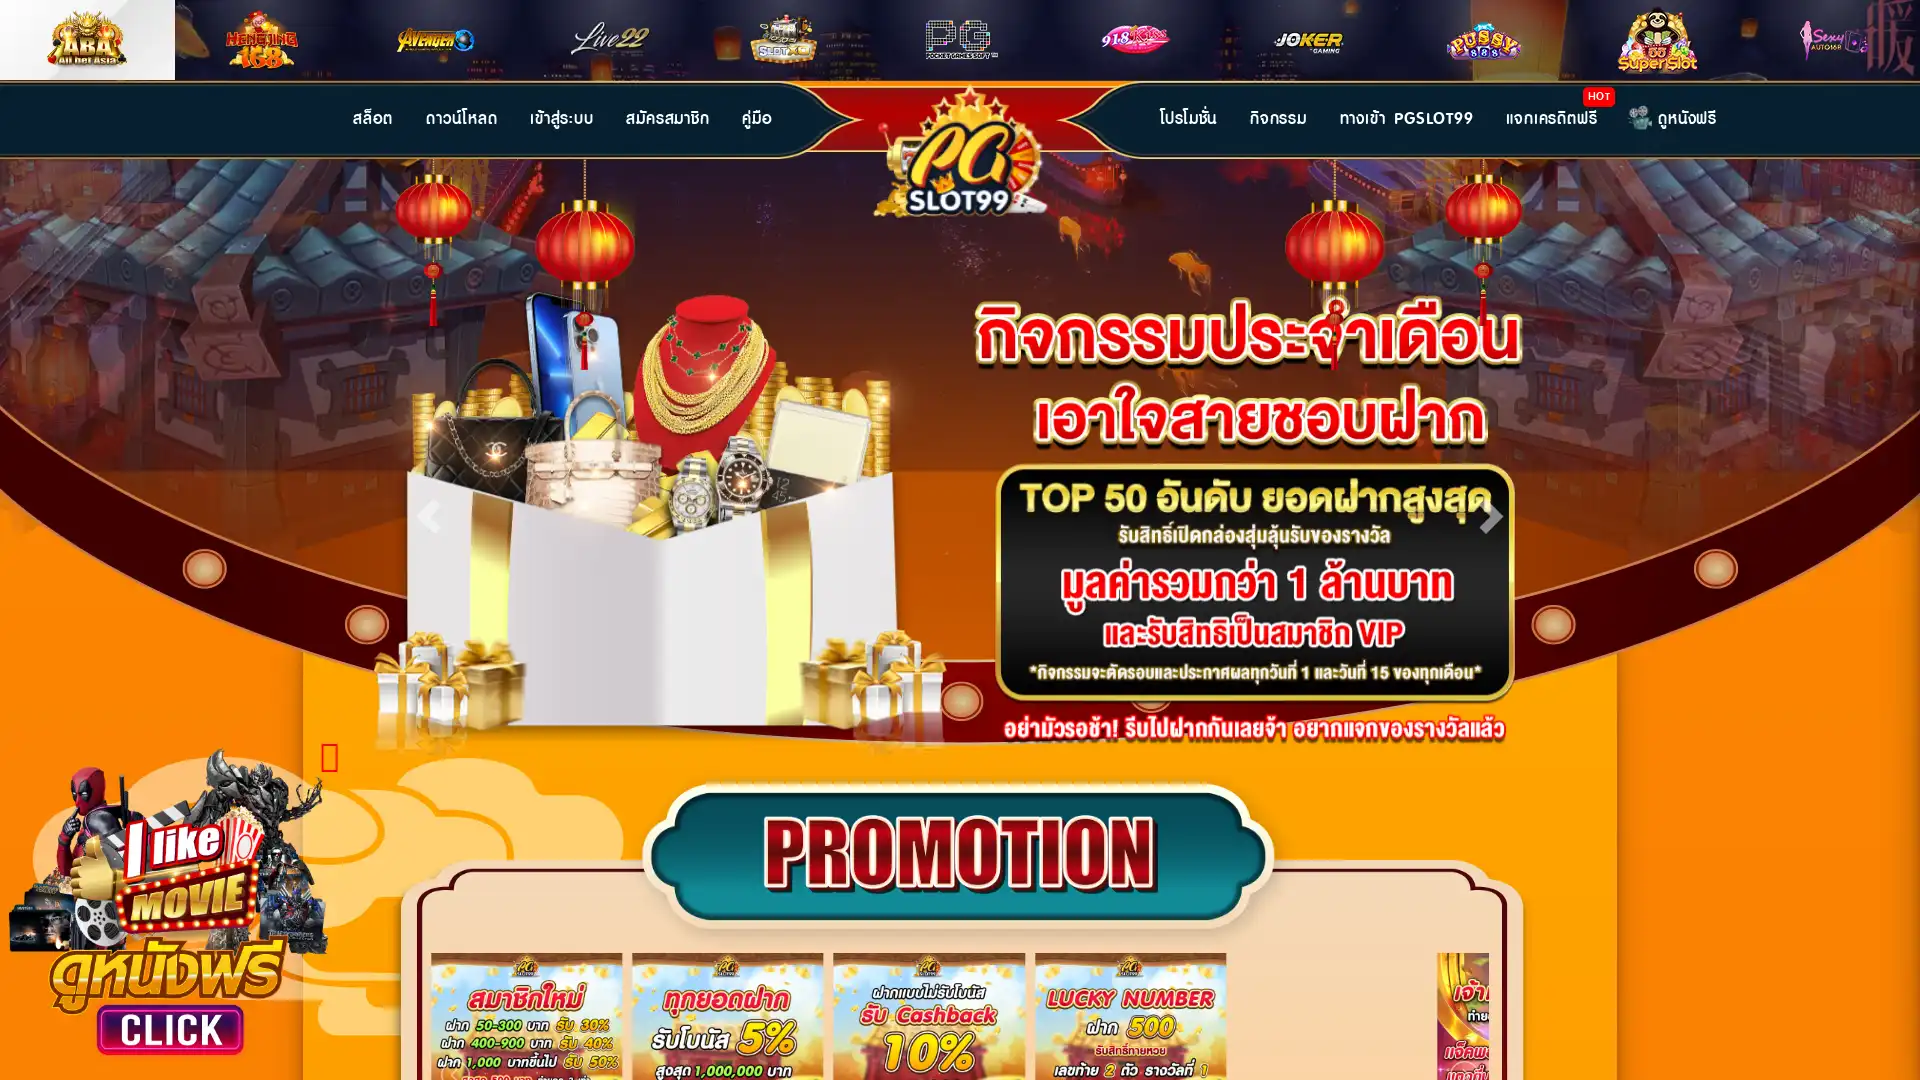 Image resolution: width=1920 pixels, height=1080 pixels. I want to click on Next, so click(1491, 511).